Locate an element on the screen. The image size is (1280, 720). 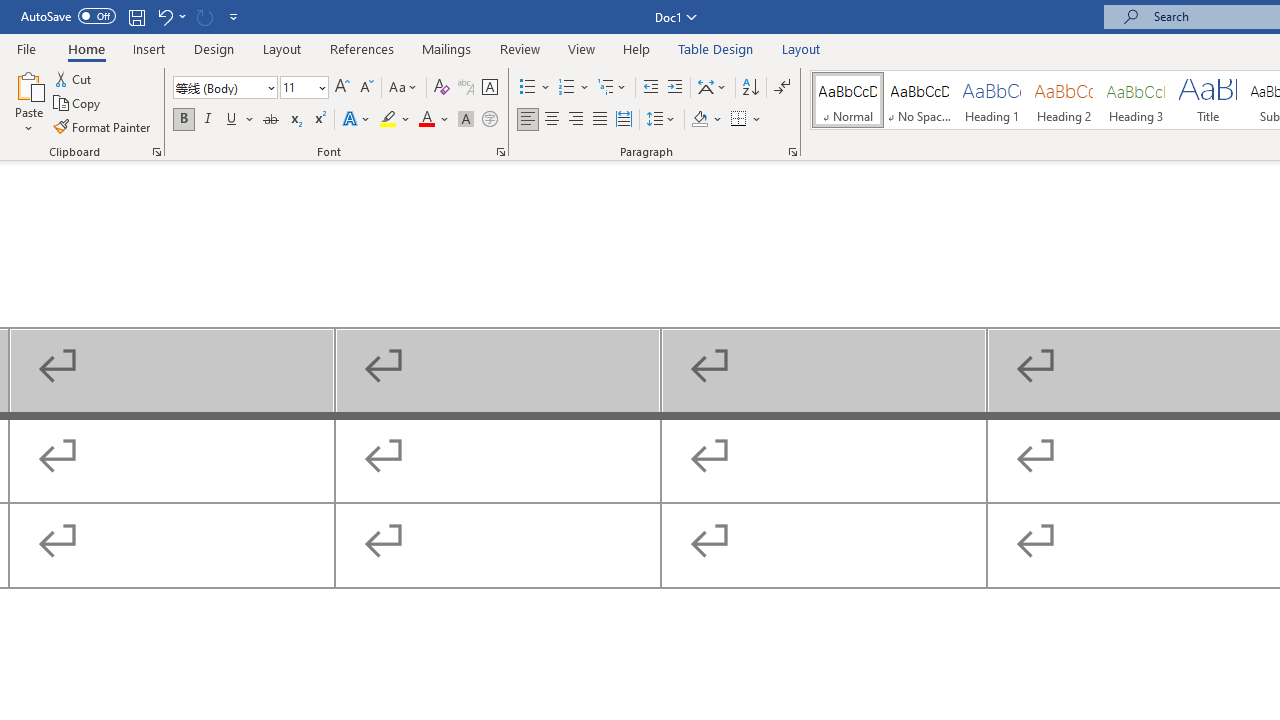
'Text Effects and Typography' is located at coordinates (357, 119).